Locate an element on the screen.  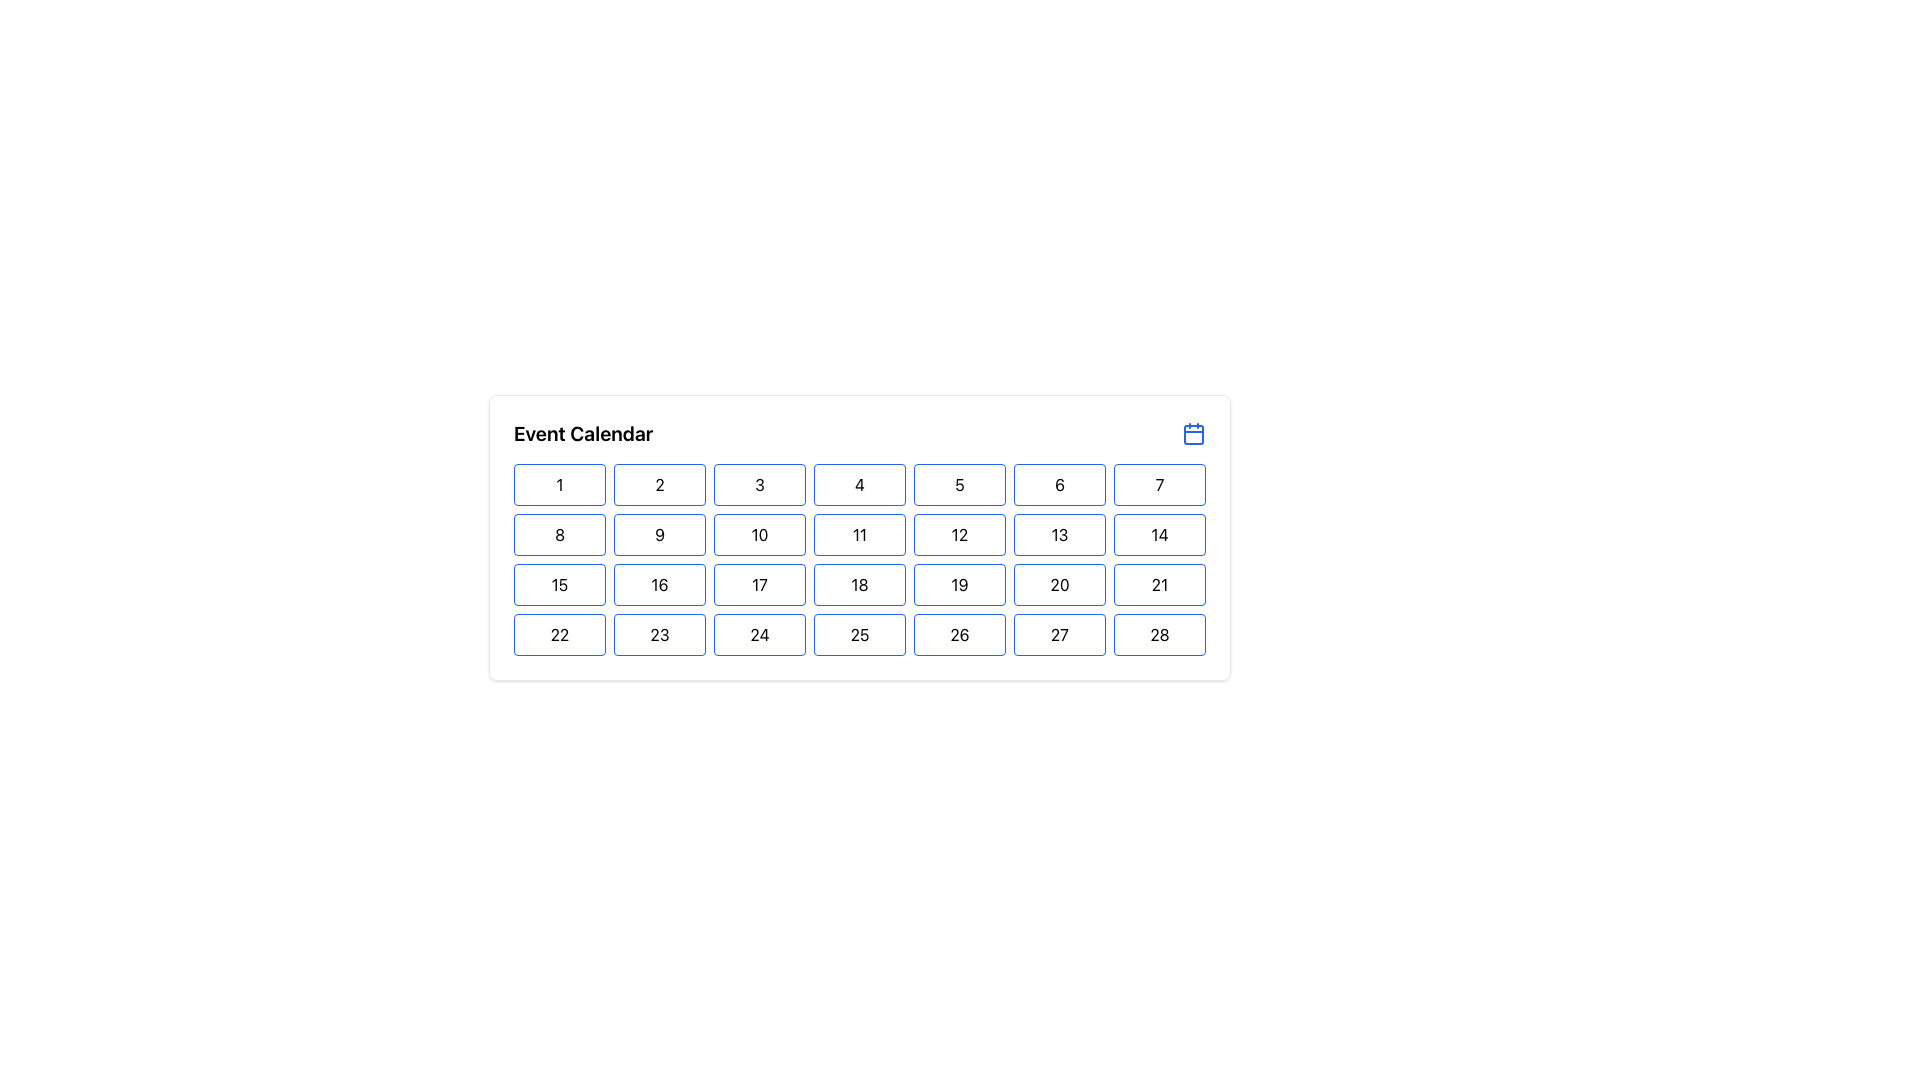
the rectangular button labeled '14' in the second row, seventh column of the Event Calendar grid is located at coordinates (1160, 534).